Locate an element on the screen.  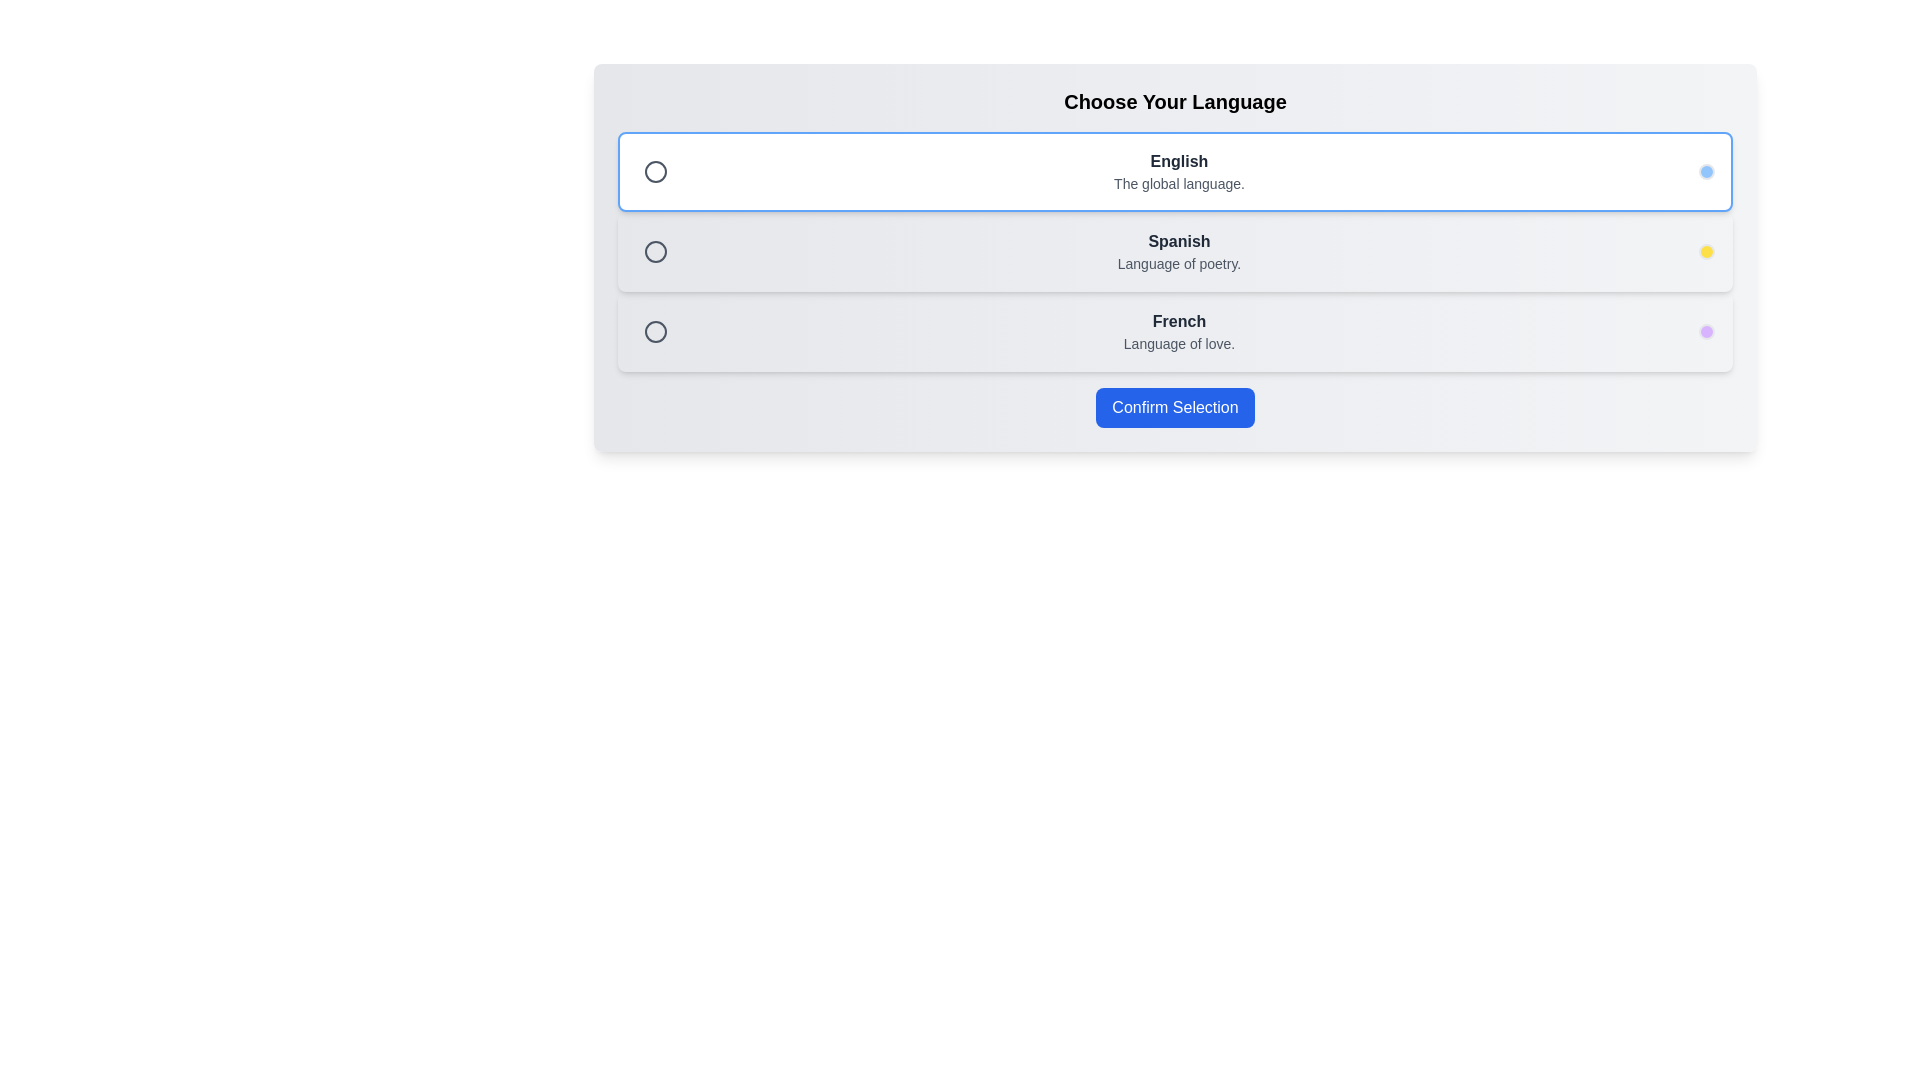
the circular icon is located at coordinates (656, 330).